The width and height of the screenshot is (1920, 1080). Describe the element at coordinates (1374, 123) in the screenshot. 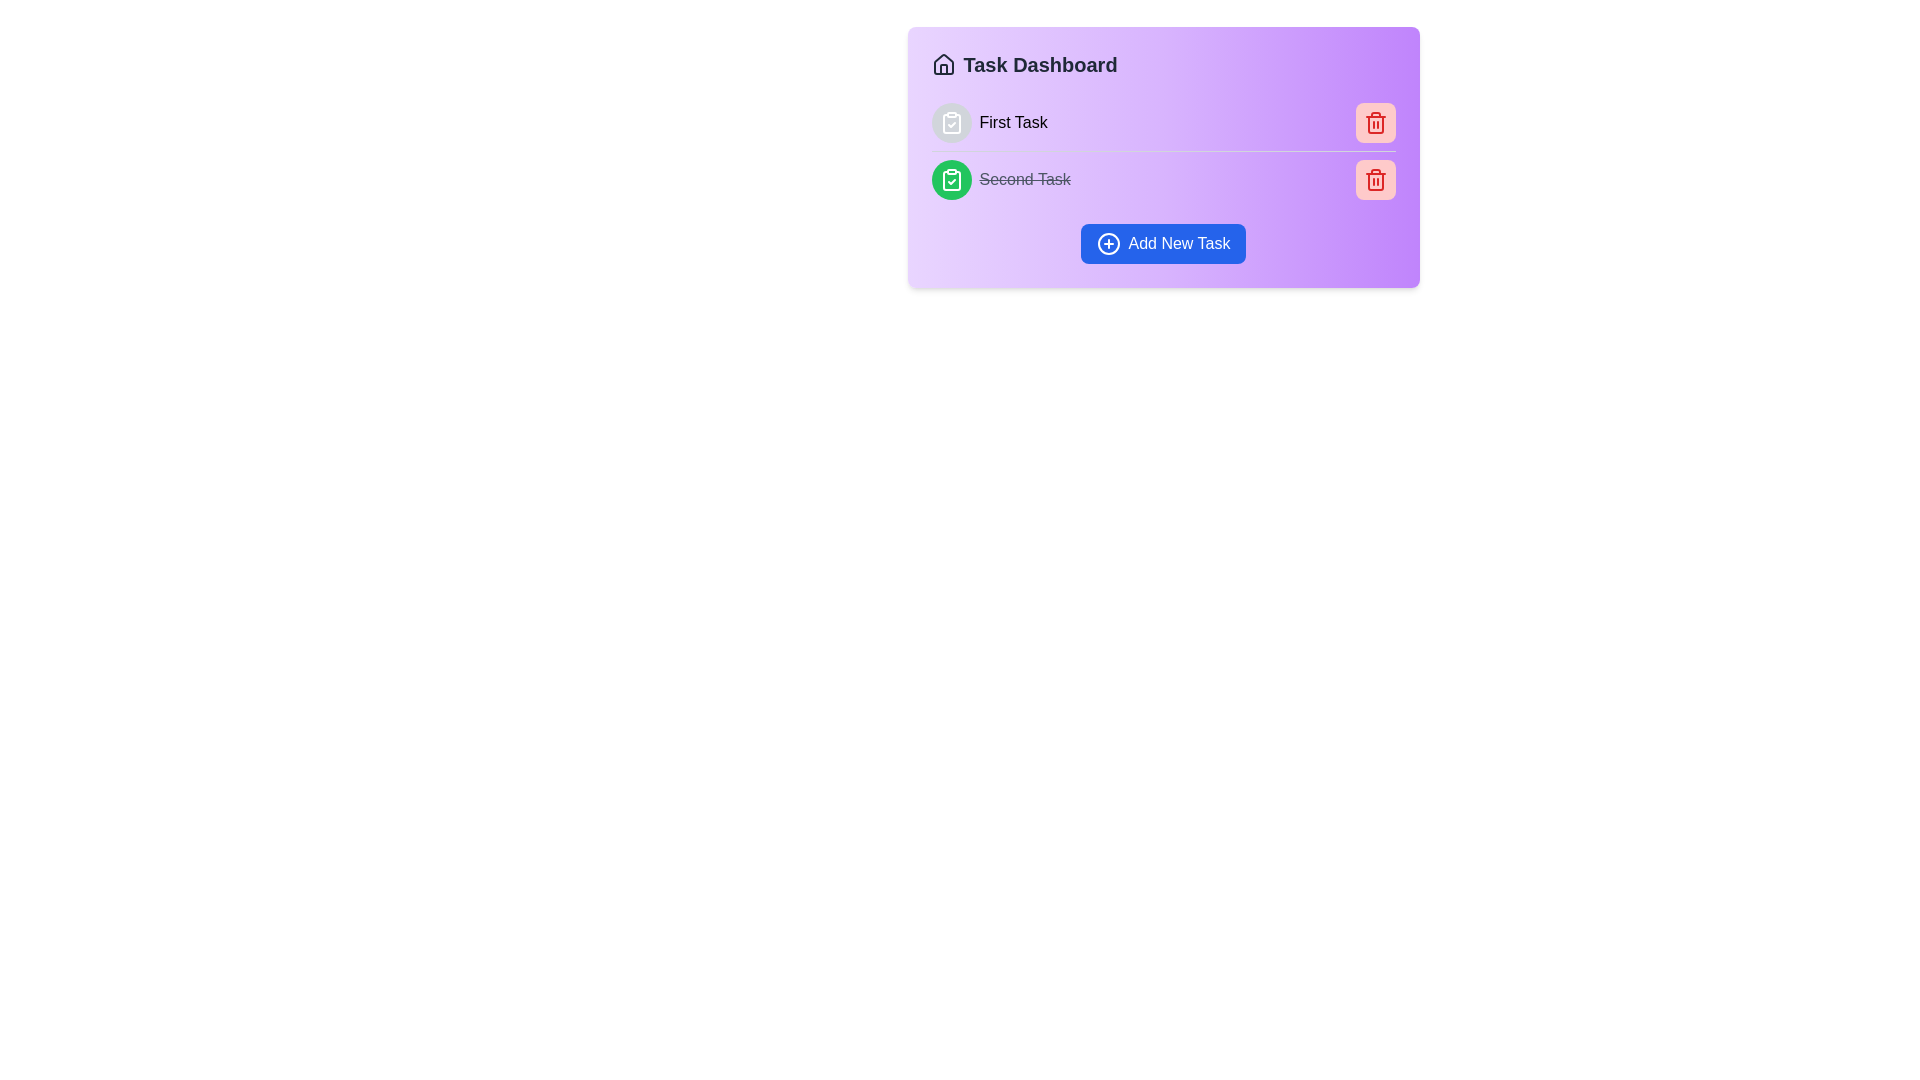

I see `the trash icon delete button located to the right of the text 'Second Task' in the purple dashboard interface` at that location.